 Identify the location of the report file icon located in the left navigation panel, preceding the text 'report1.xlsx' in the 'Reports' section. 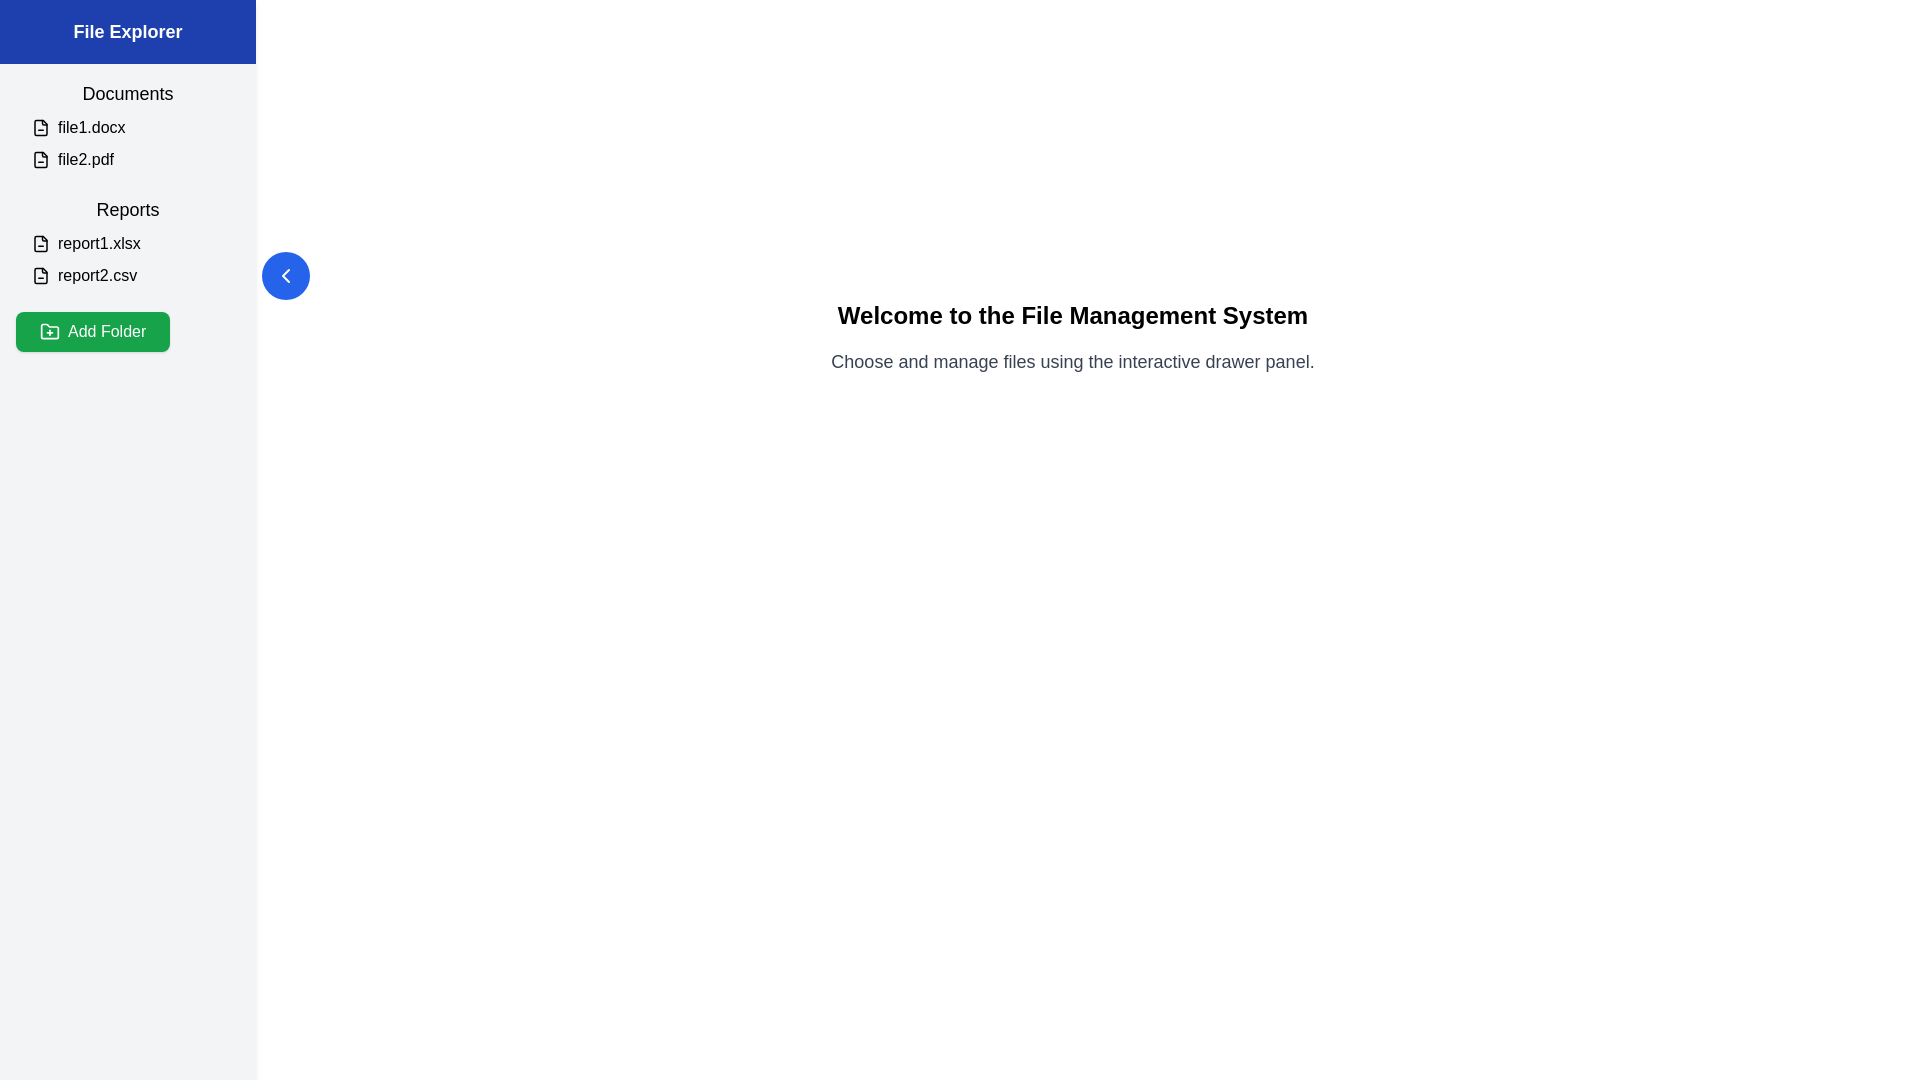
(41, 242).